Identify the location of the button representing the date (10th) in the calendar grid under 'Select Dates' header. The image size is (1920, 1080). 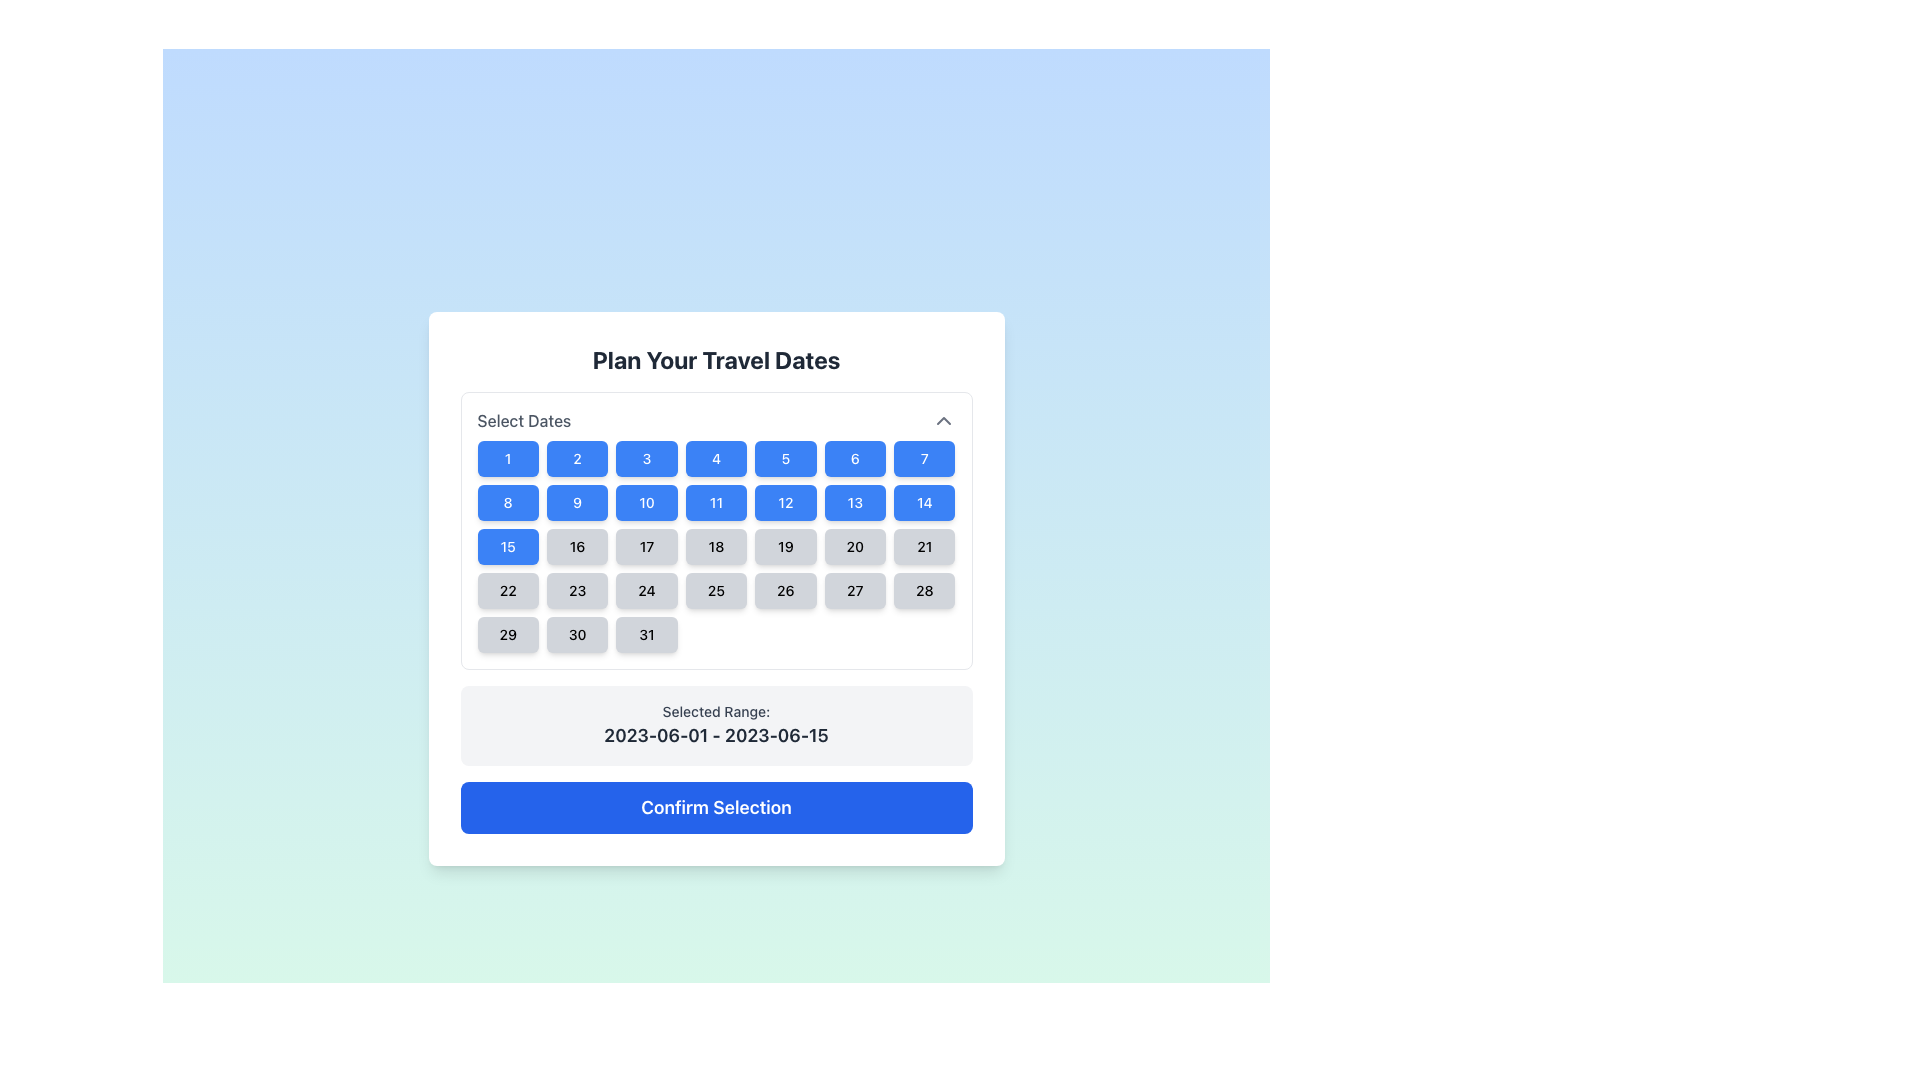
(647, 501).